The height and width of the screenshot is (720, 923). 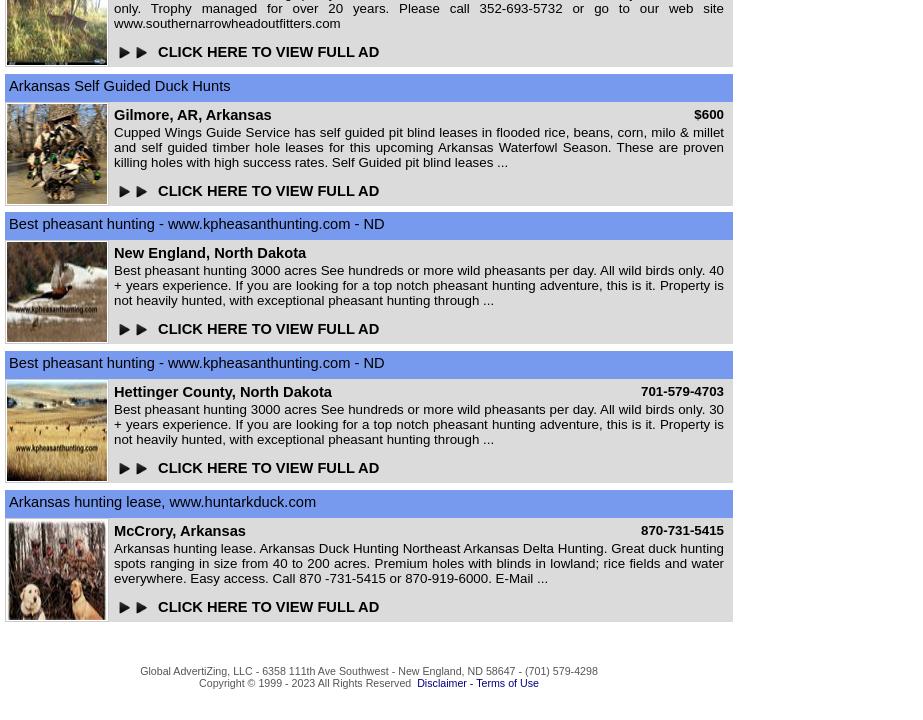 What do you see at coordinates (368, 694) in the screenshot?
I see `'here'` at bounding box center [368, 694].